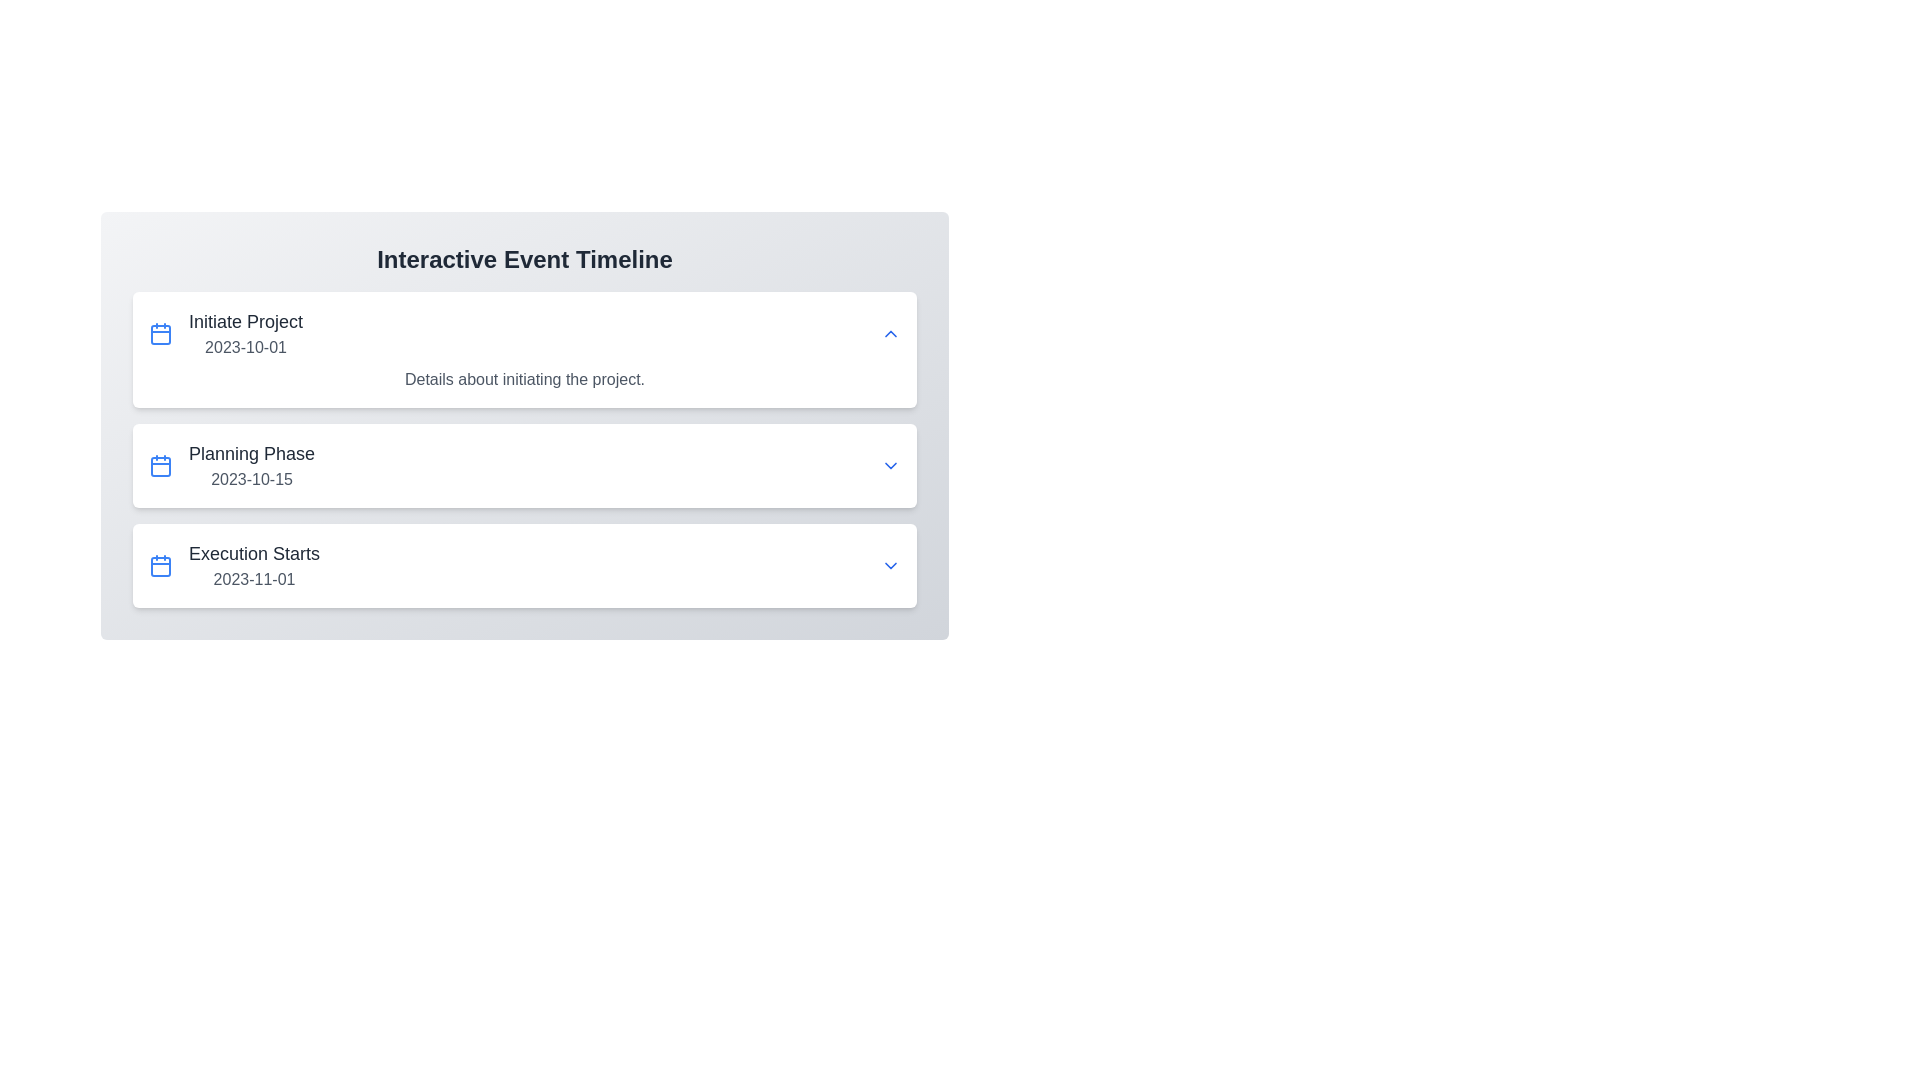  Describe the element at coordinates (524, 450) in the screenshot. I see `the downward arrow on the 'Planning Phase' timeline segment` at that location.